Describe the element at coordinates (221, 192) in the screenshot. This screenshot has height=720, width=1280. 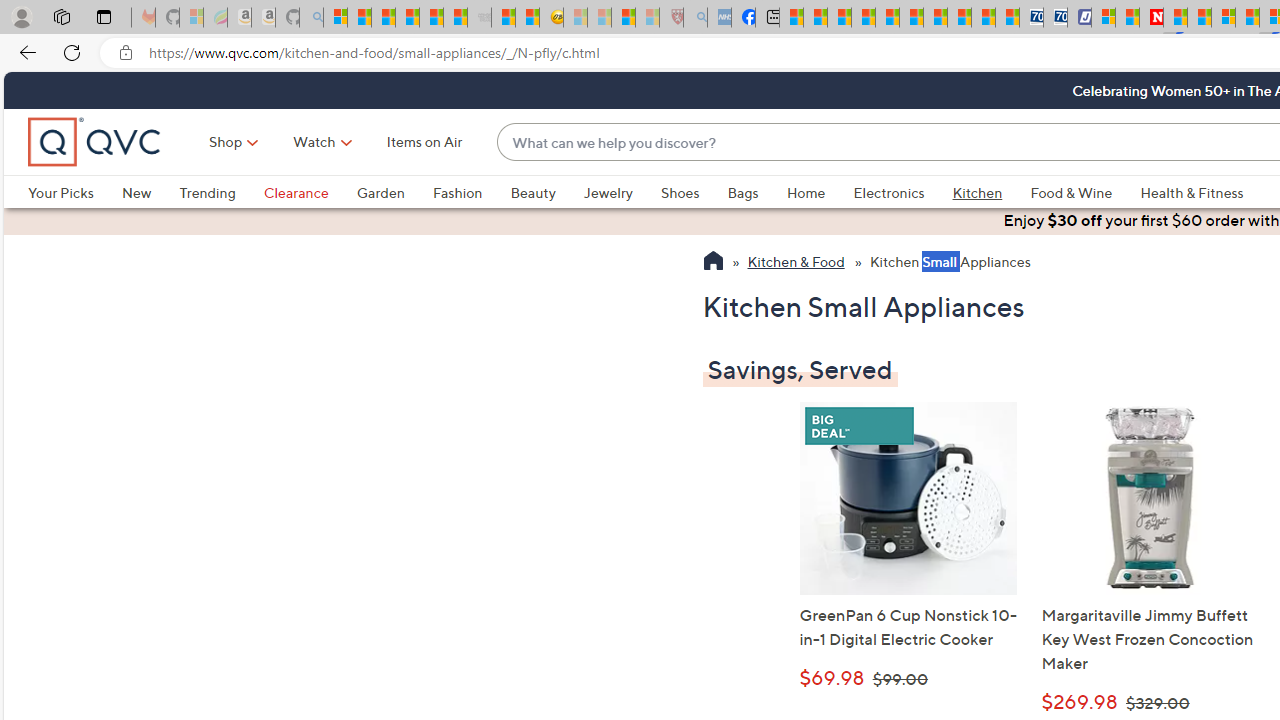
I see `'Trending'` at that location.